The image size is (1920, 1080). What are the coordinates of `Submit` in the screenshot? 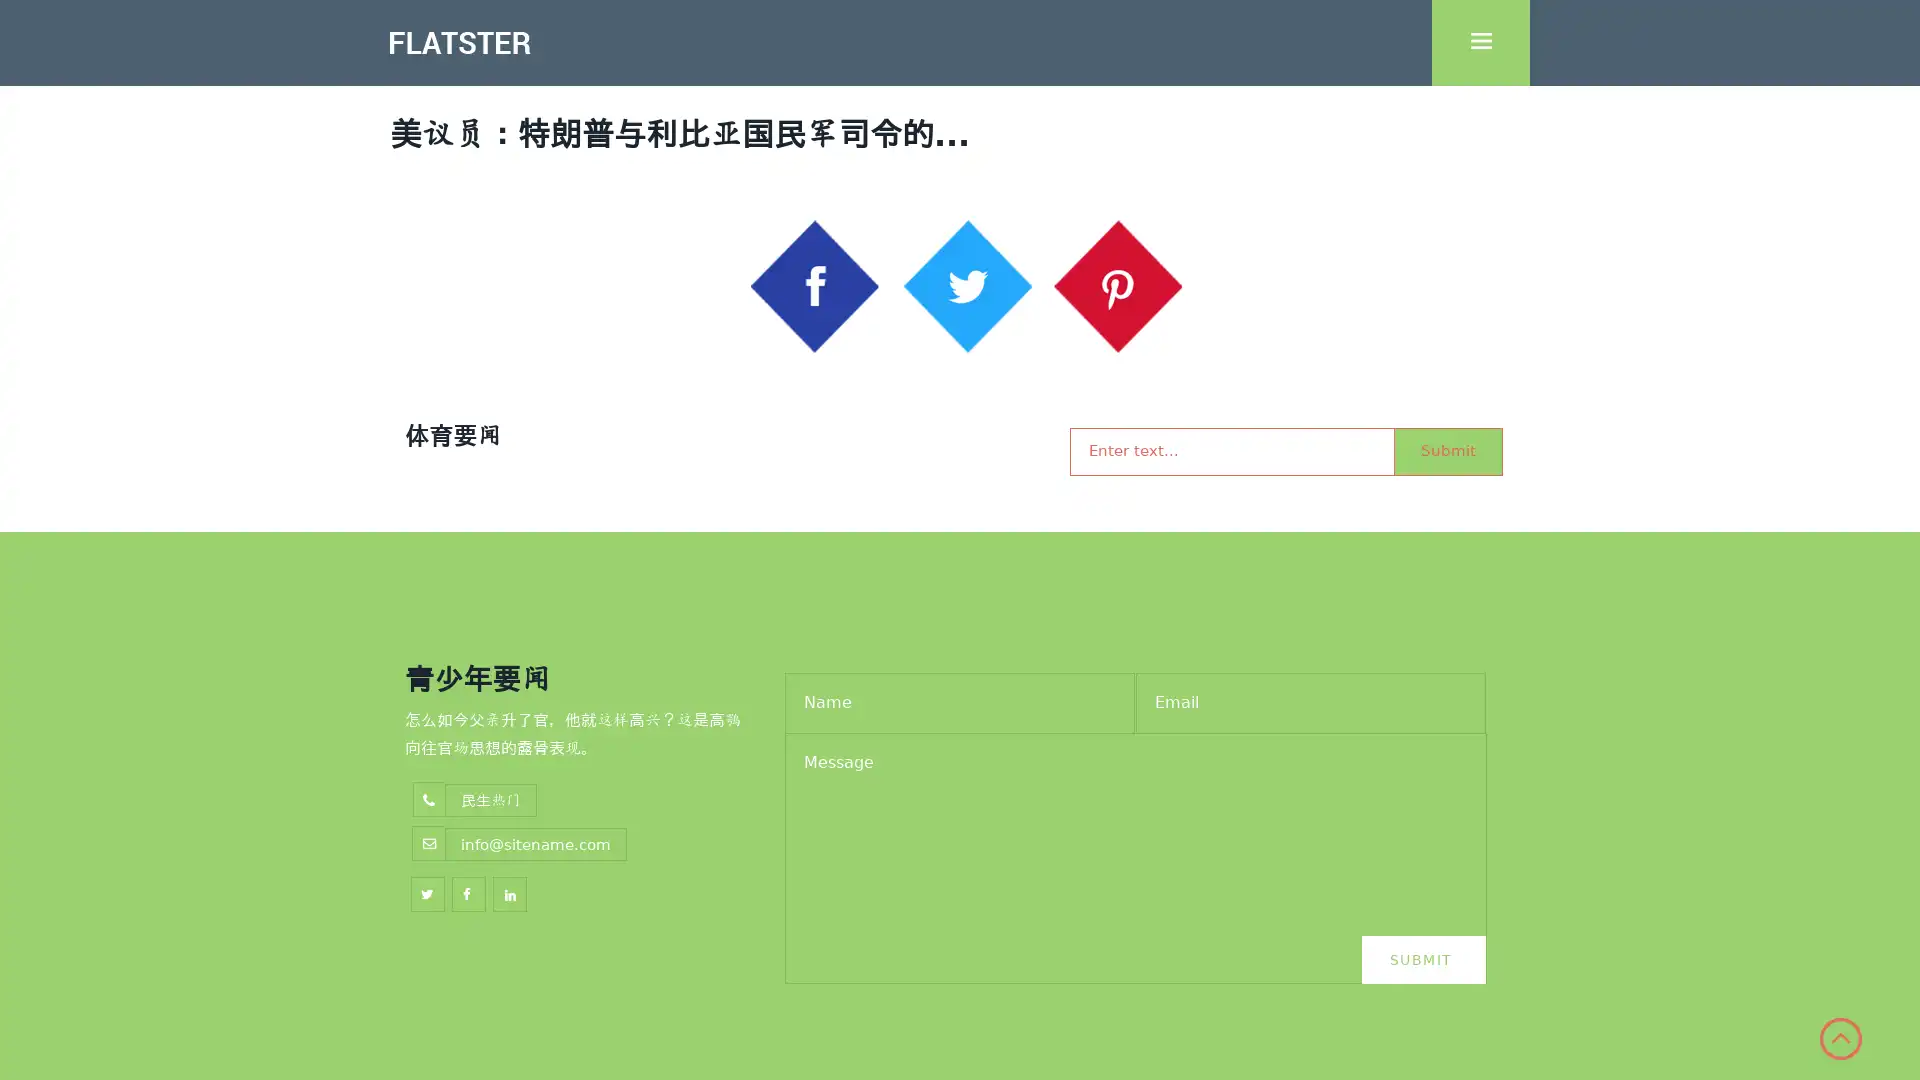 It's located at (1441, 451).